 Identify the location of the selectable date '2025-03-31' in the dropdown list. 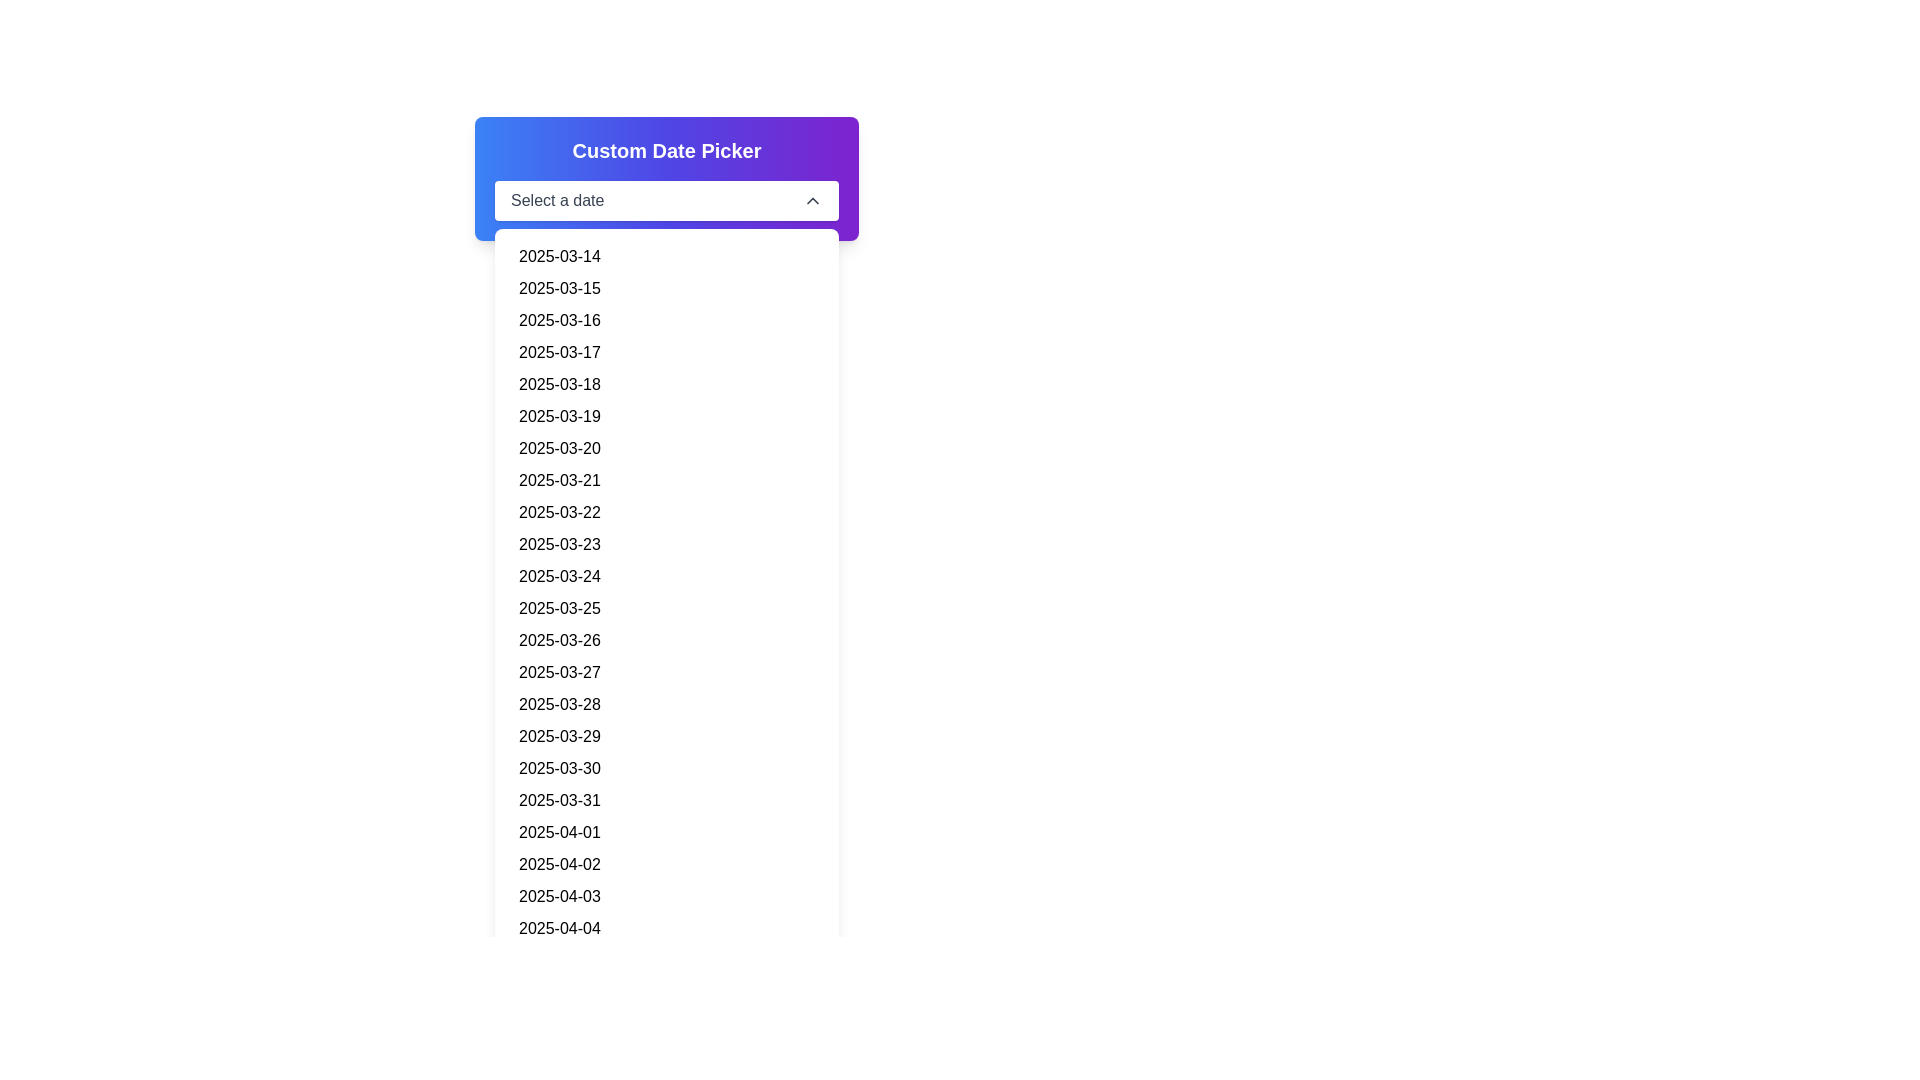
(667, 800).